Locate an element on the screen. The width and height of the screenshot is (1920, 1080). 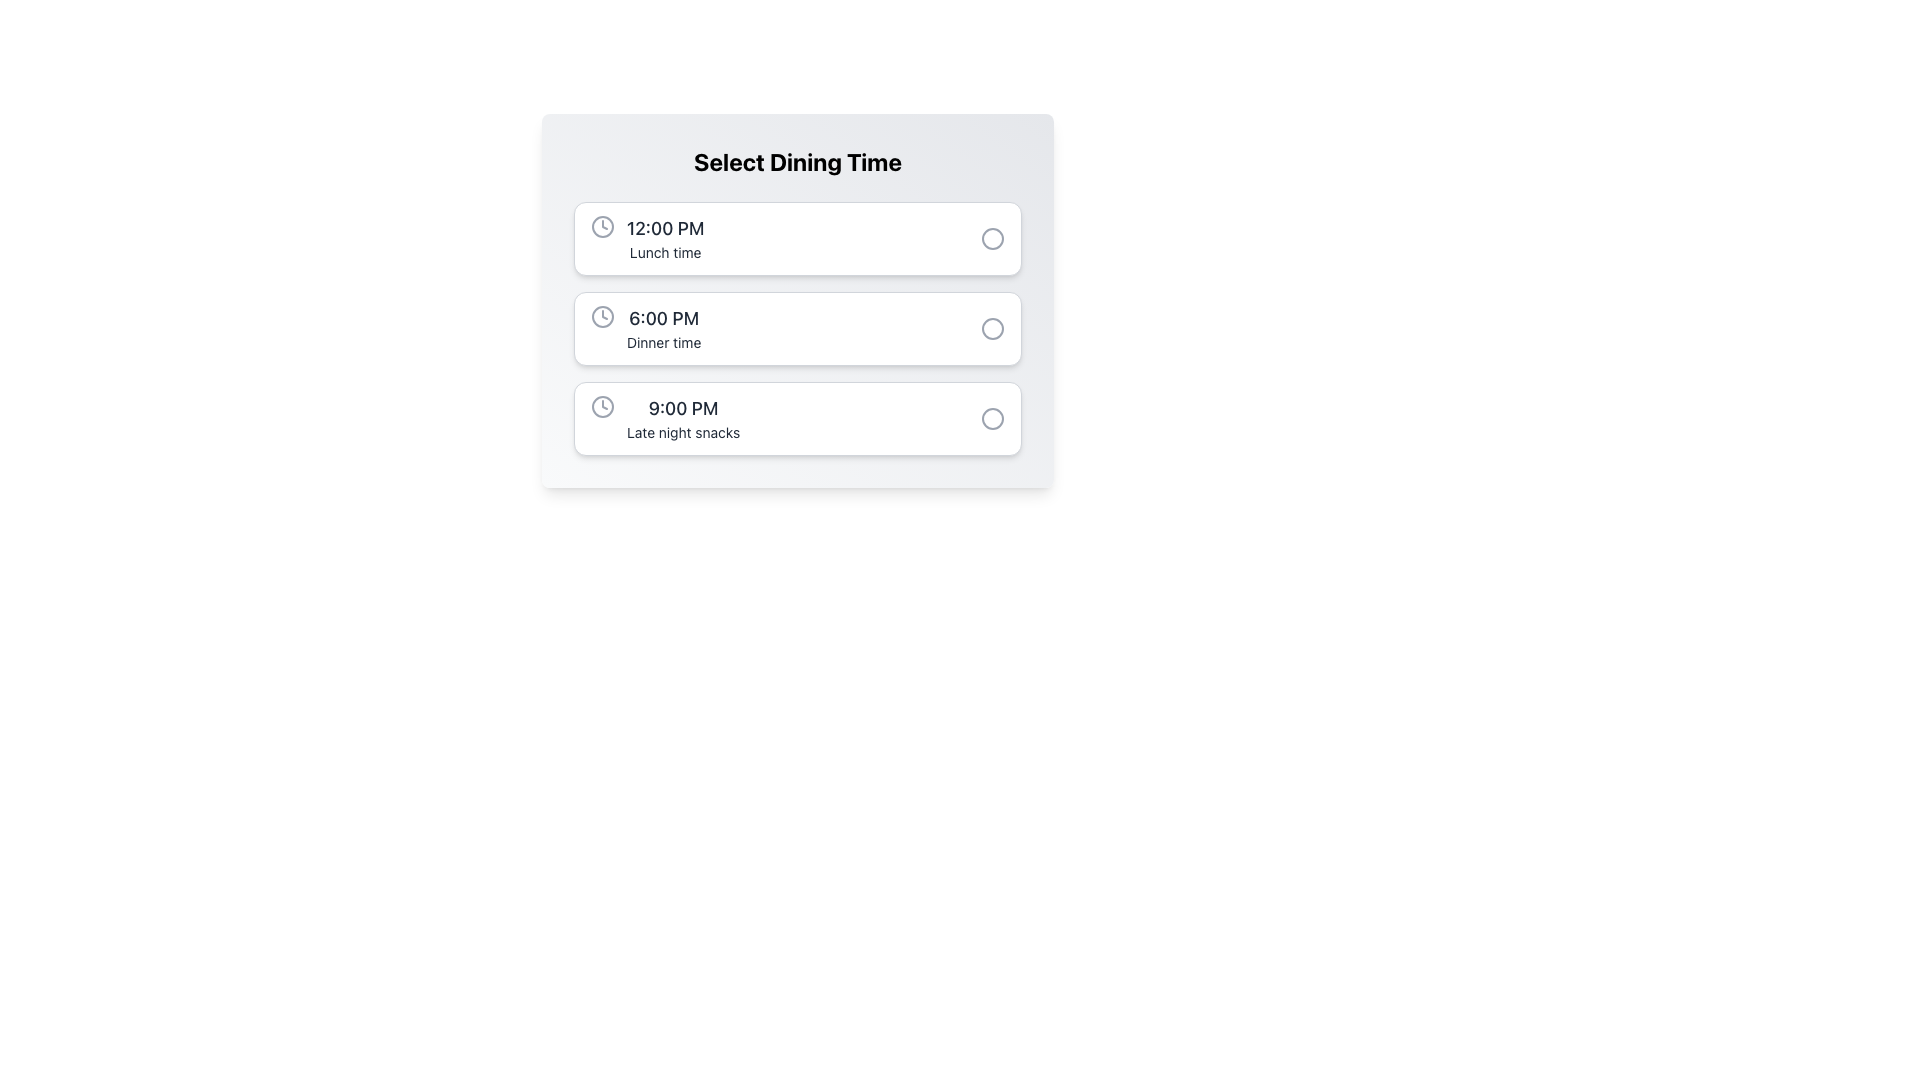
the circular SVG icon with a gray stroke located at the end of the '9:00 PM Late night snacks' option in the list is located at coordinates (993, 418).